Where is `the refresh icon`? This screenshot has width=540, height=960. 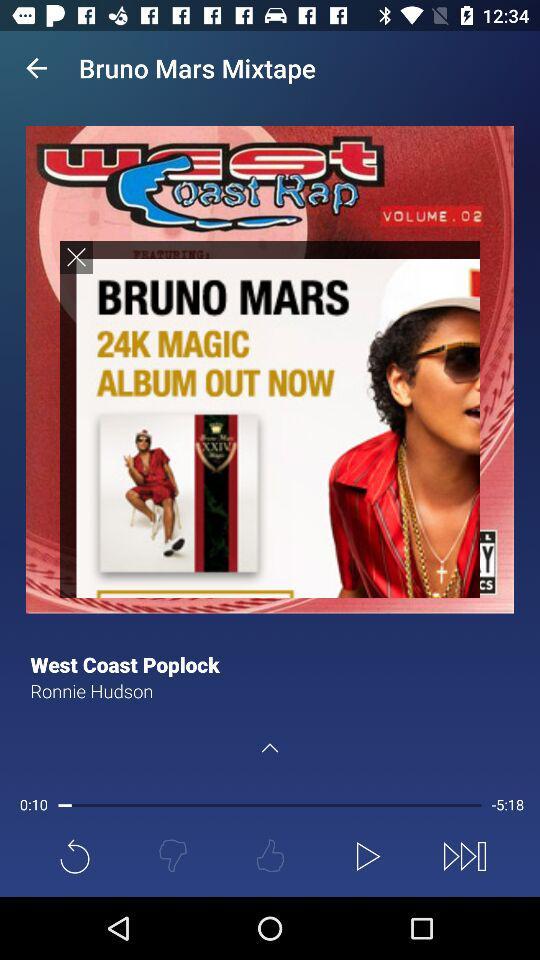 the refresh icon is located at coordinates (74, 855).